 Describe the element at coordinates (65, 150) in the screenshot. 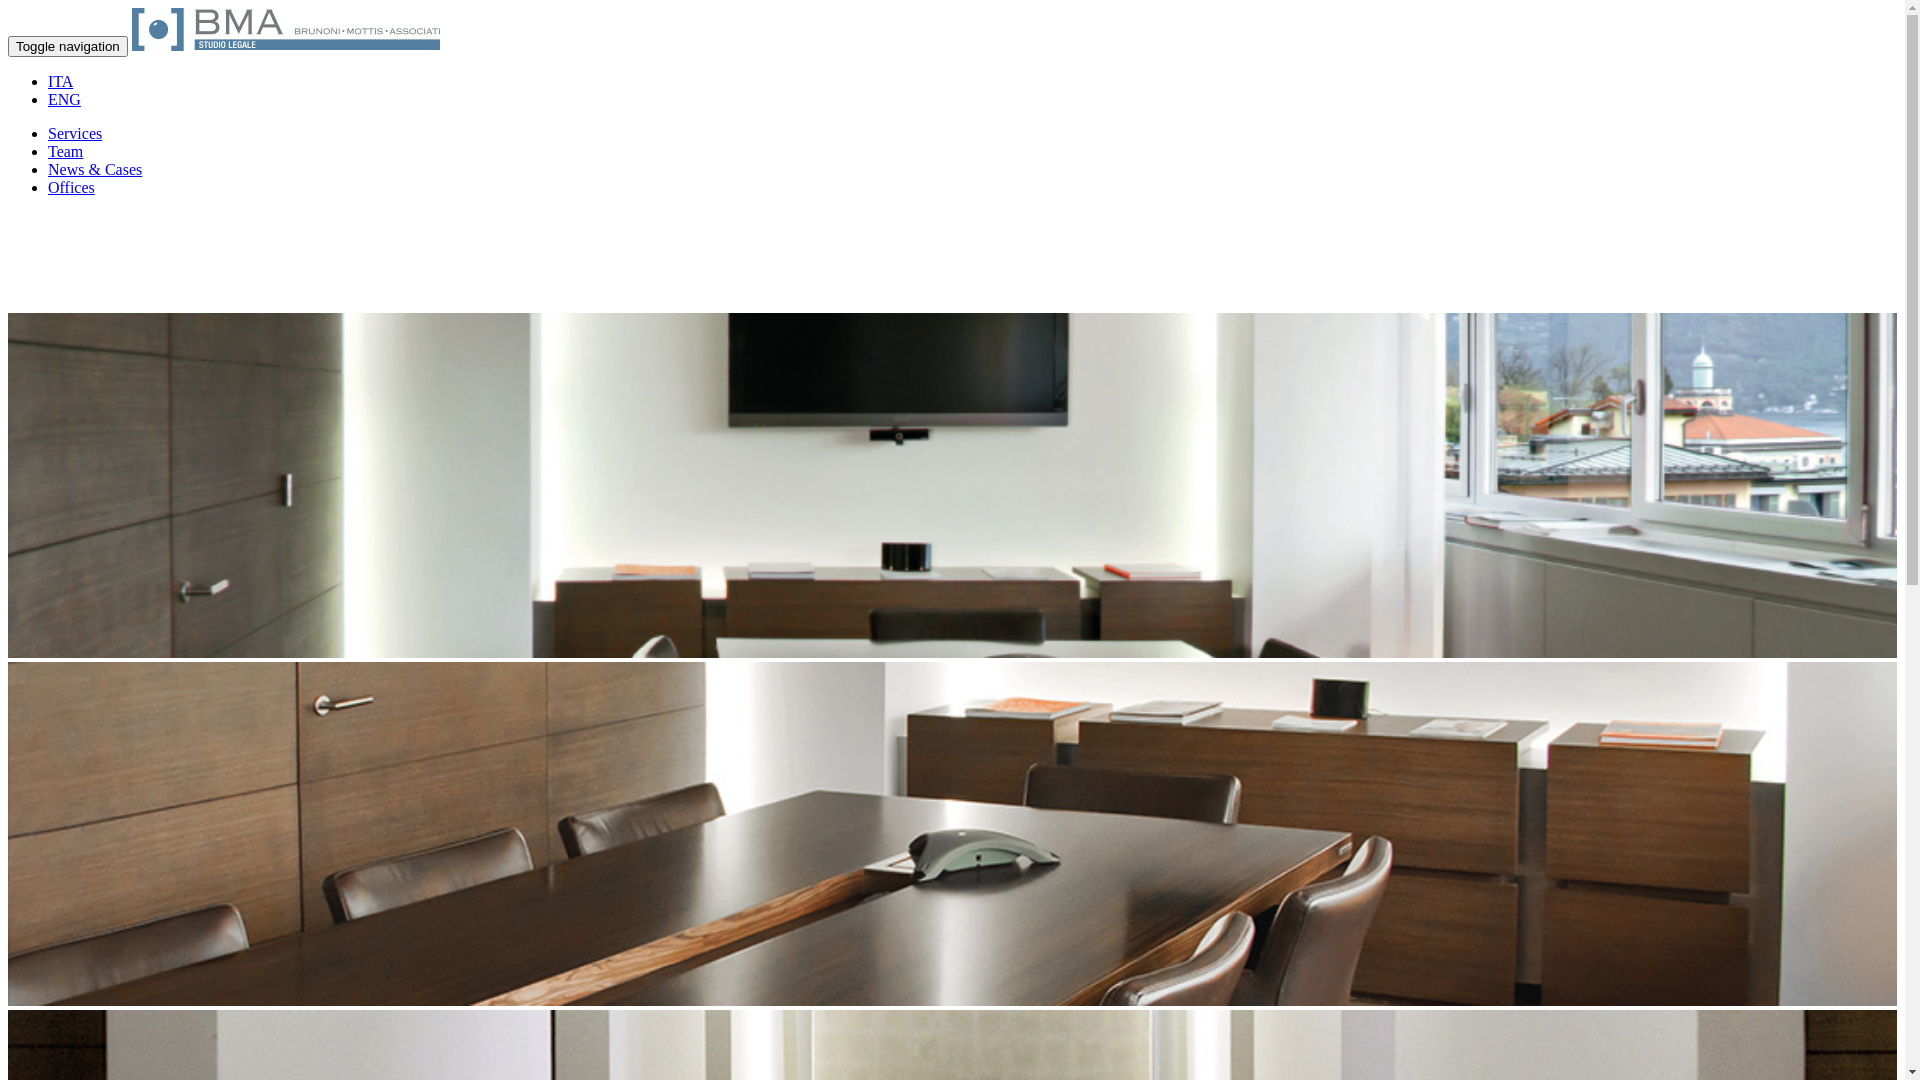

I see `'Team'` at that location.